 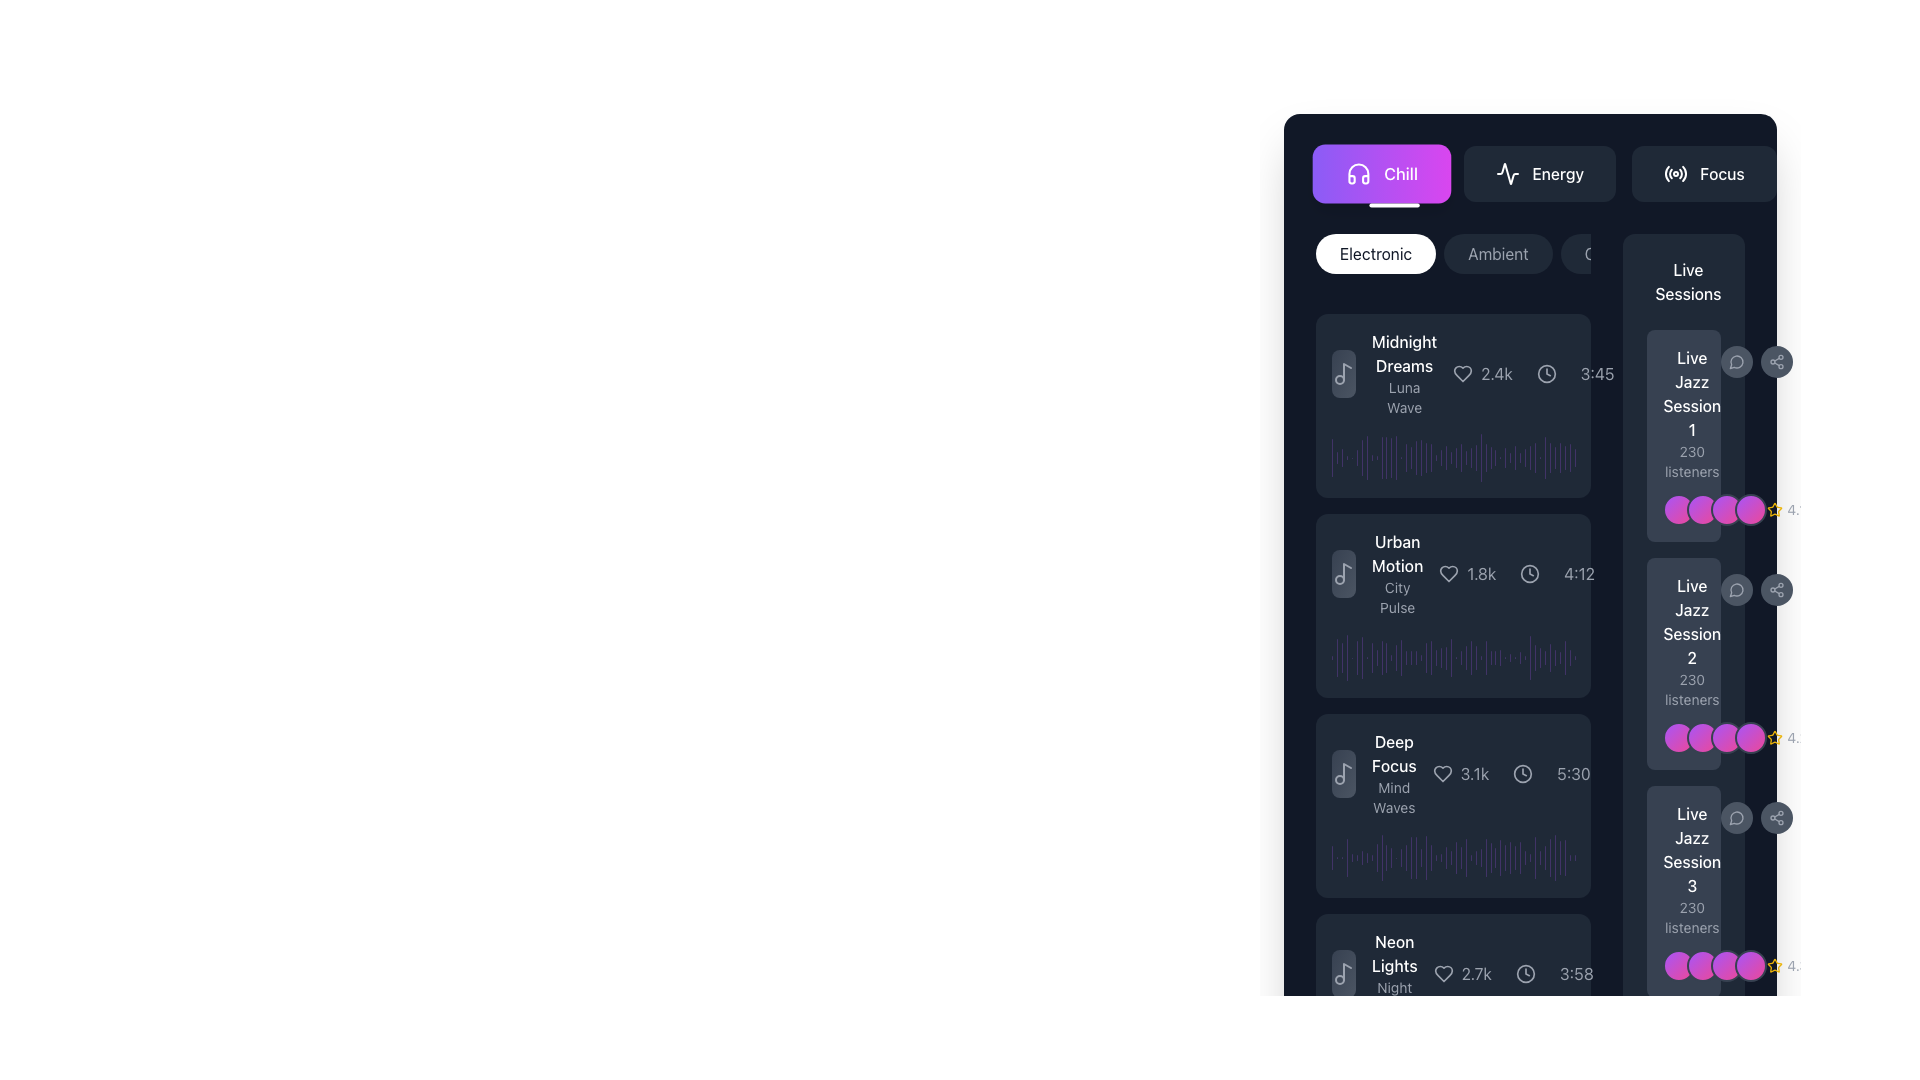 What do you see at coordinates (1554, 1056) in the screenshot?
I see `the 49th vertical purple bar with rounded ends in the bar chart component located on the right side of the interface` at bounding box center [1554, 1056].